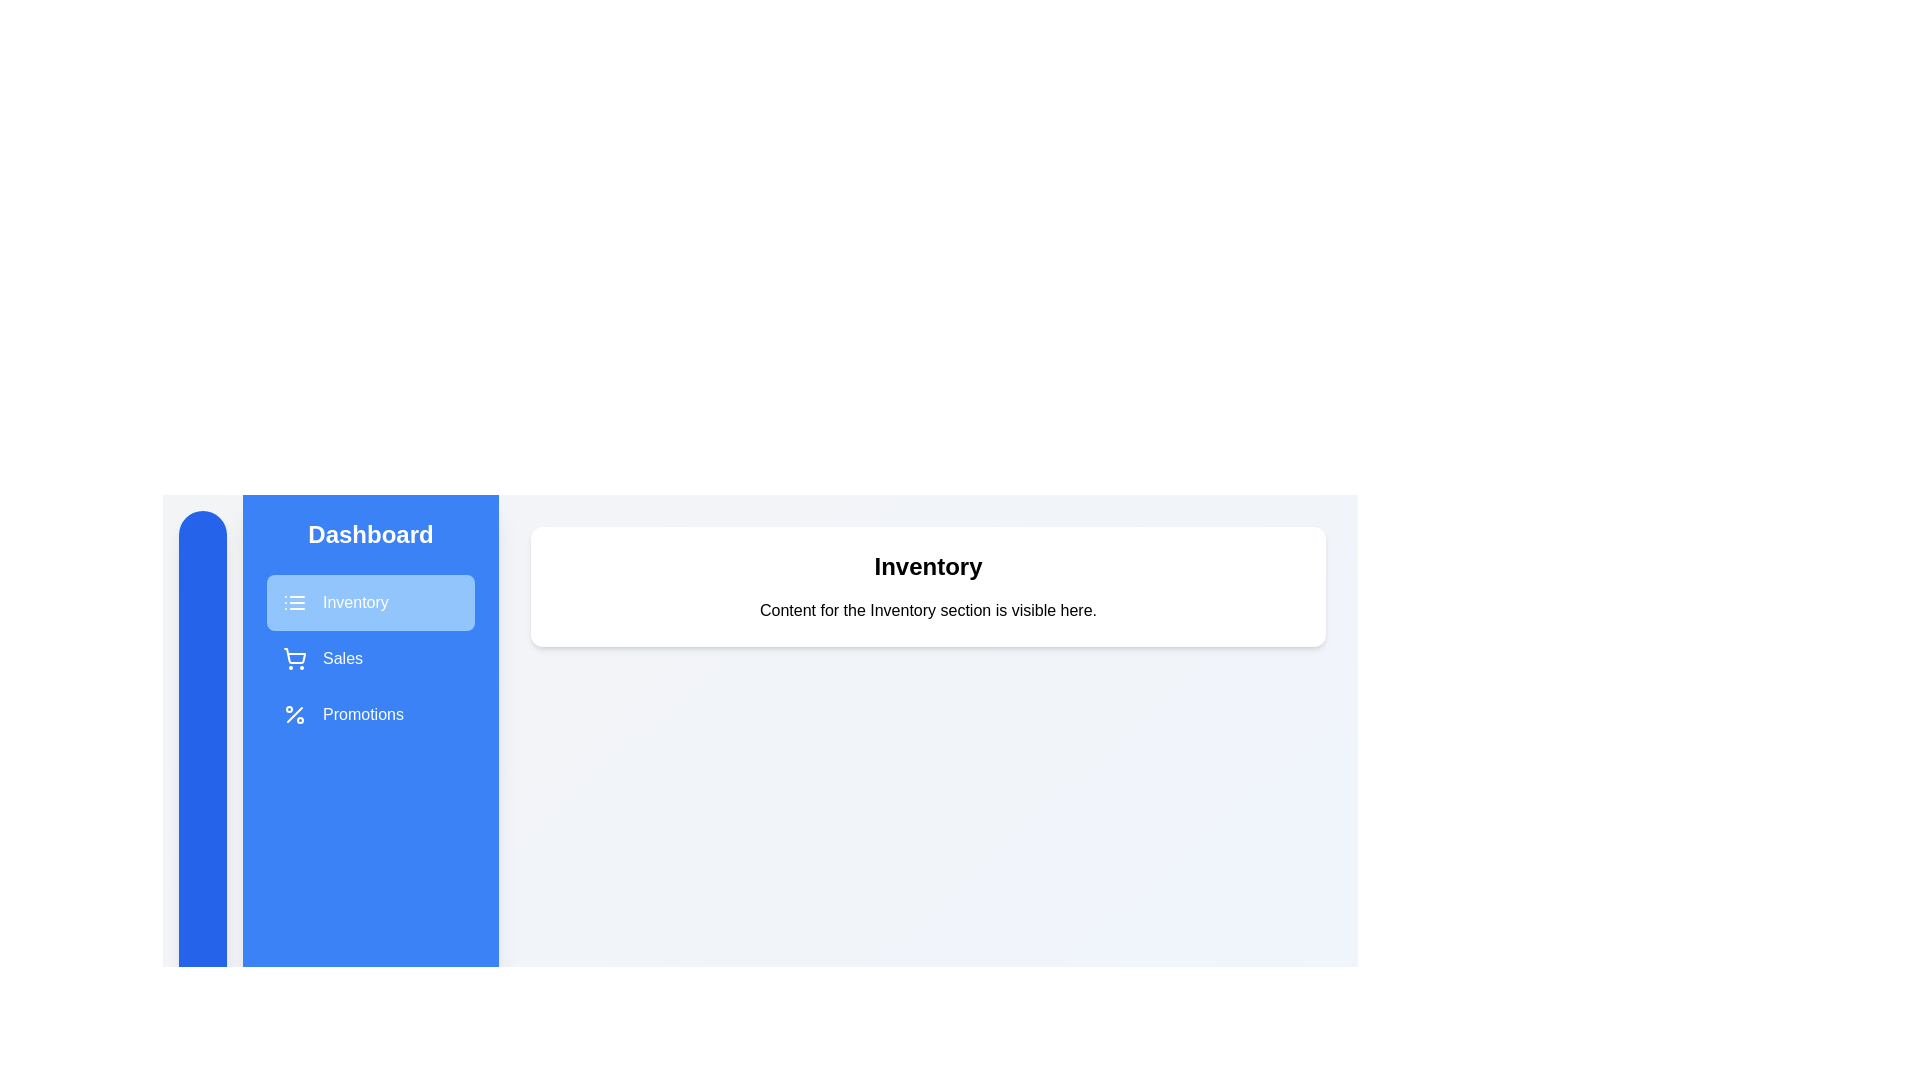 The width and height of the screenshot is (1920, 1080). What do you see at coordinates (202, 1034) in the screenshot?
I see `the menu button to toggle the sidebar visibility` at bounding box center [202, 1034].